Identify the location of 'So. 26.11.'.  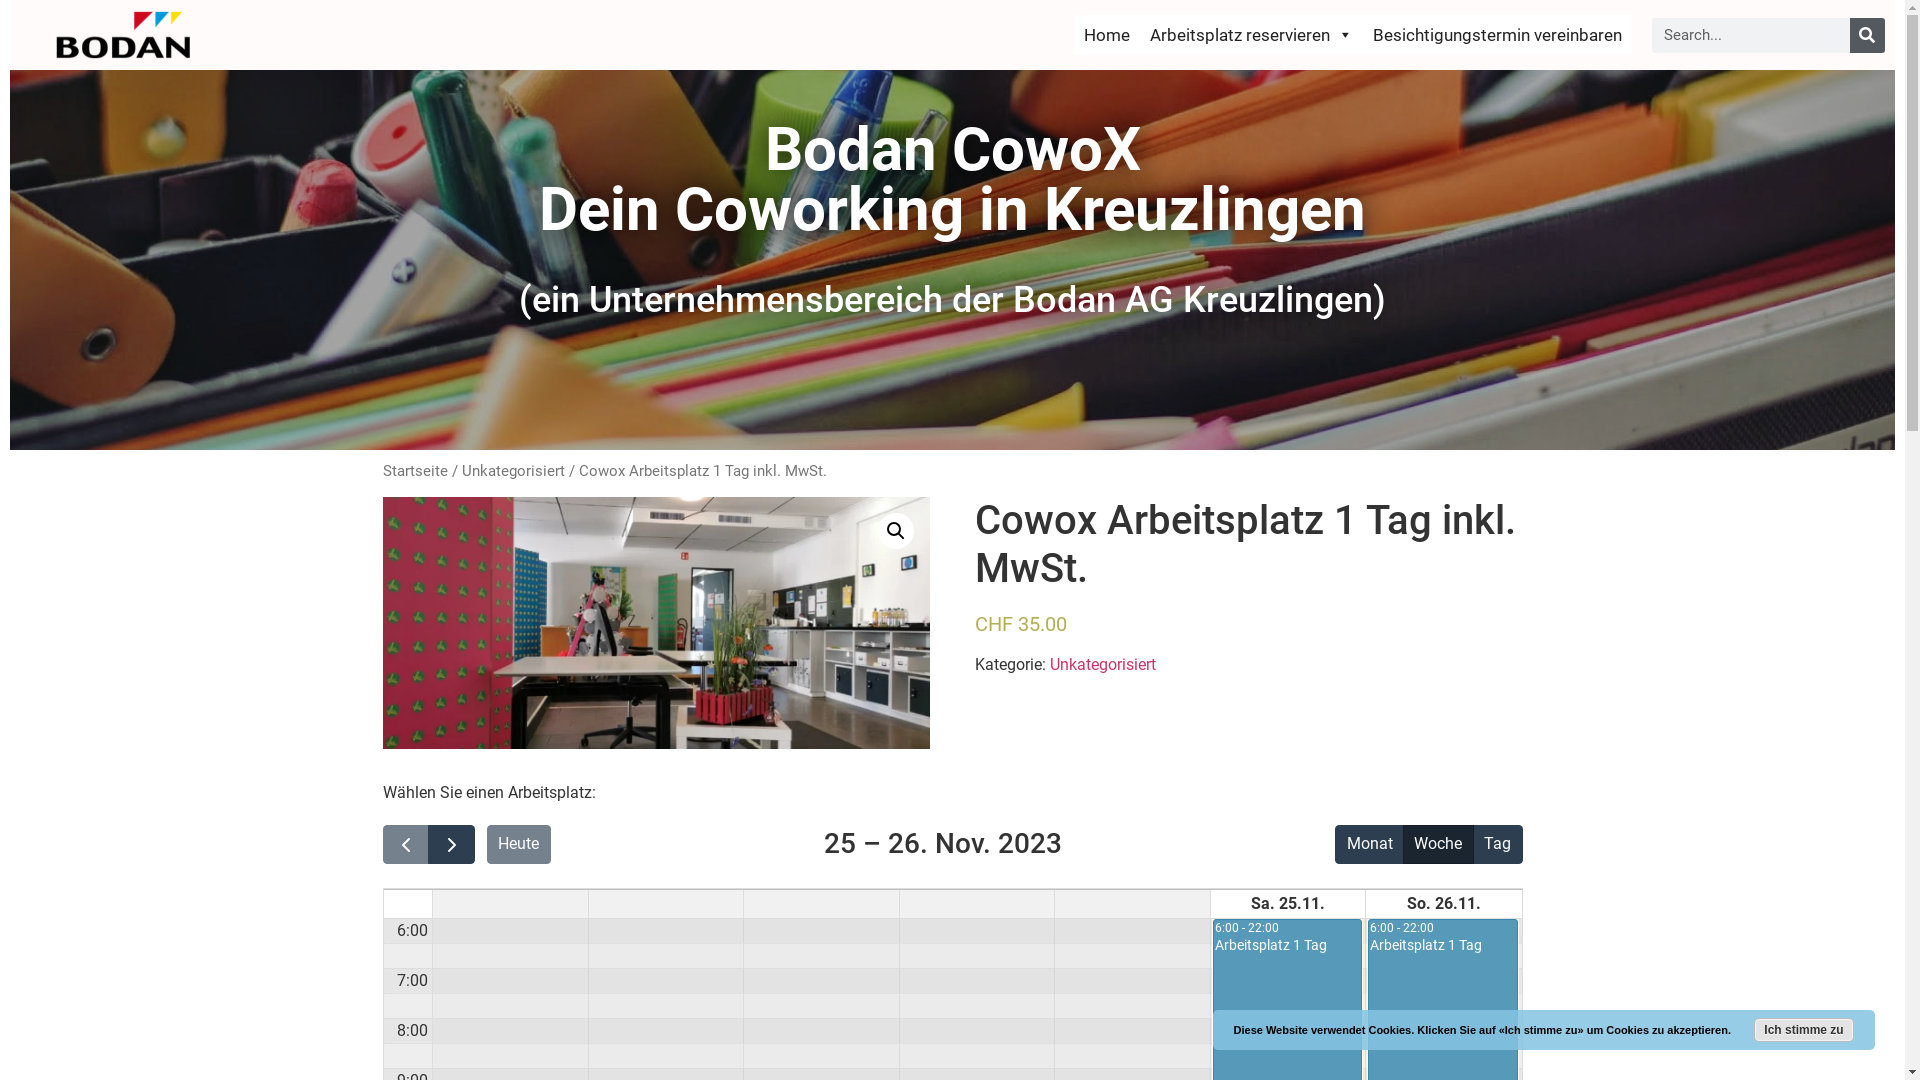
(1401, 903).